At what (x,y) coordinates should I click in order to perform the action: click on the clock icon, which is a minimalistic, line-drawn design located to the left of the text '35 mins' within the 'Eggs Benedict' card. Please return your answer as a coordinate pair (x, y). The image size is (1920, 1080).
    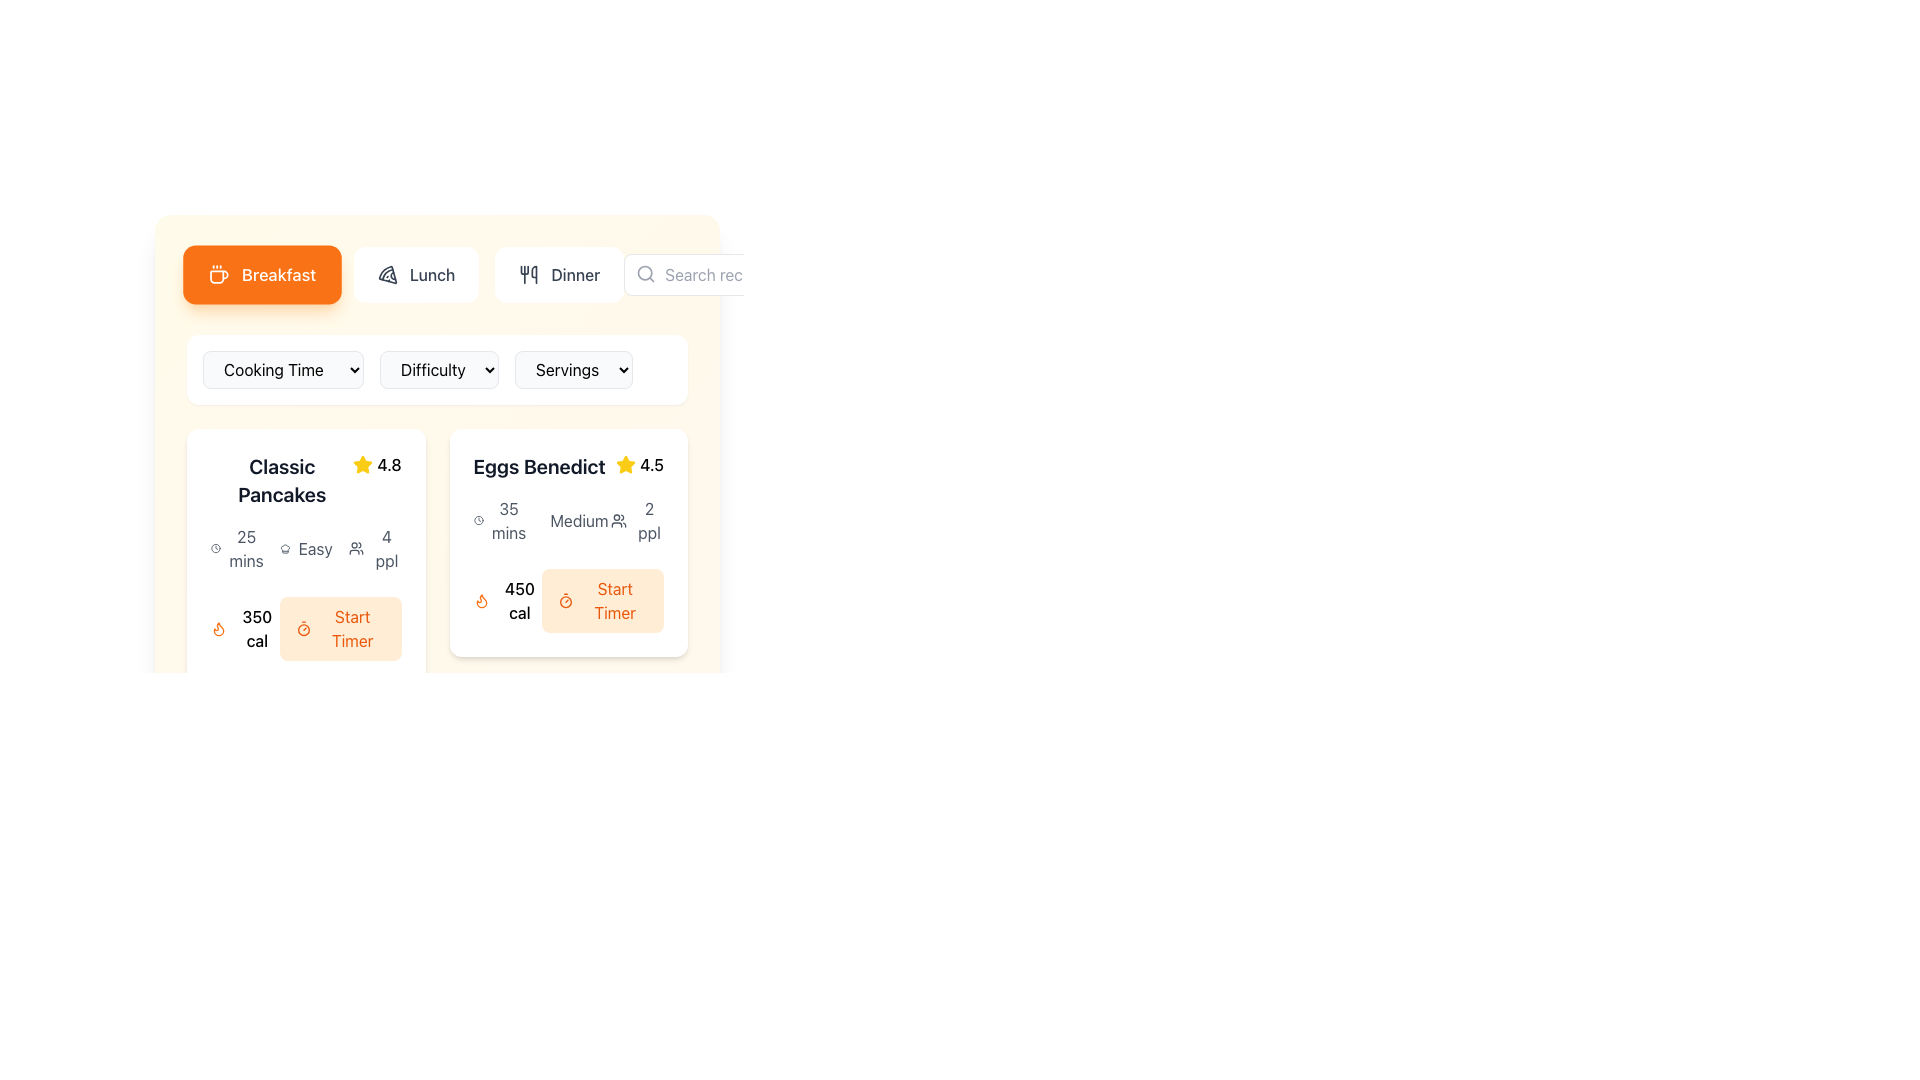
    Looking at the image, I should click on (477, 519).